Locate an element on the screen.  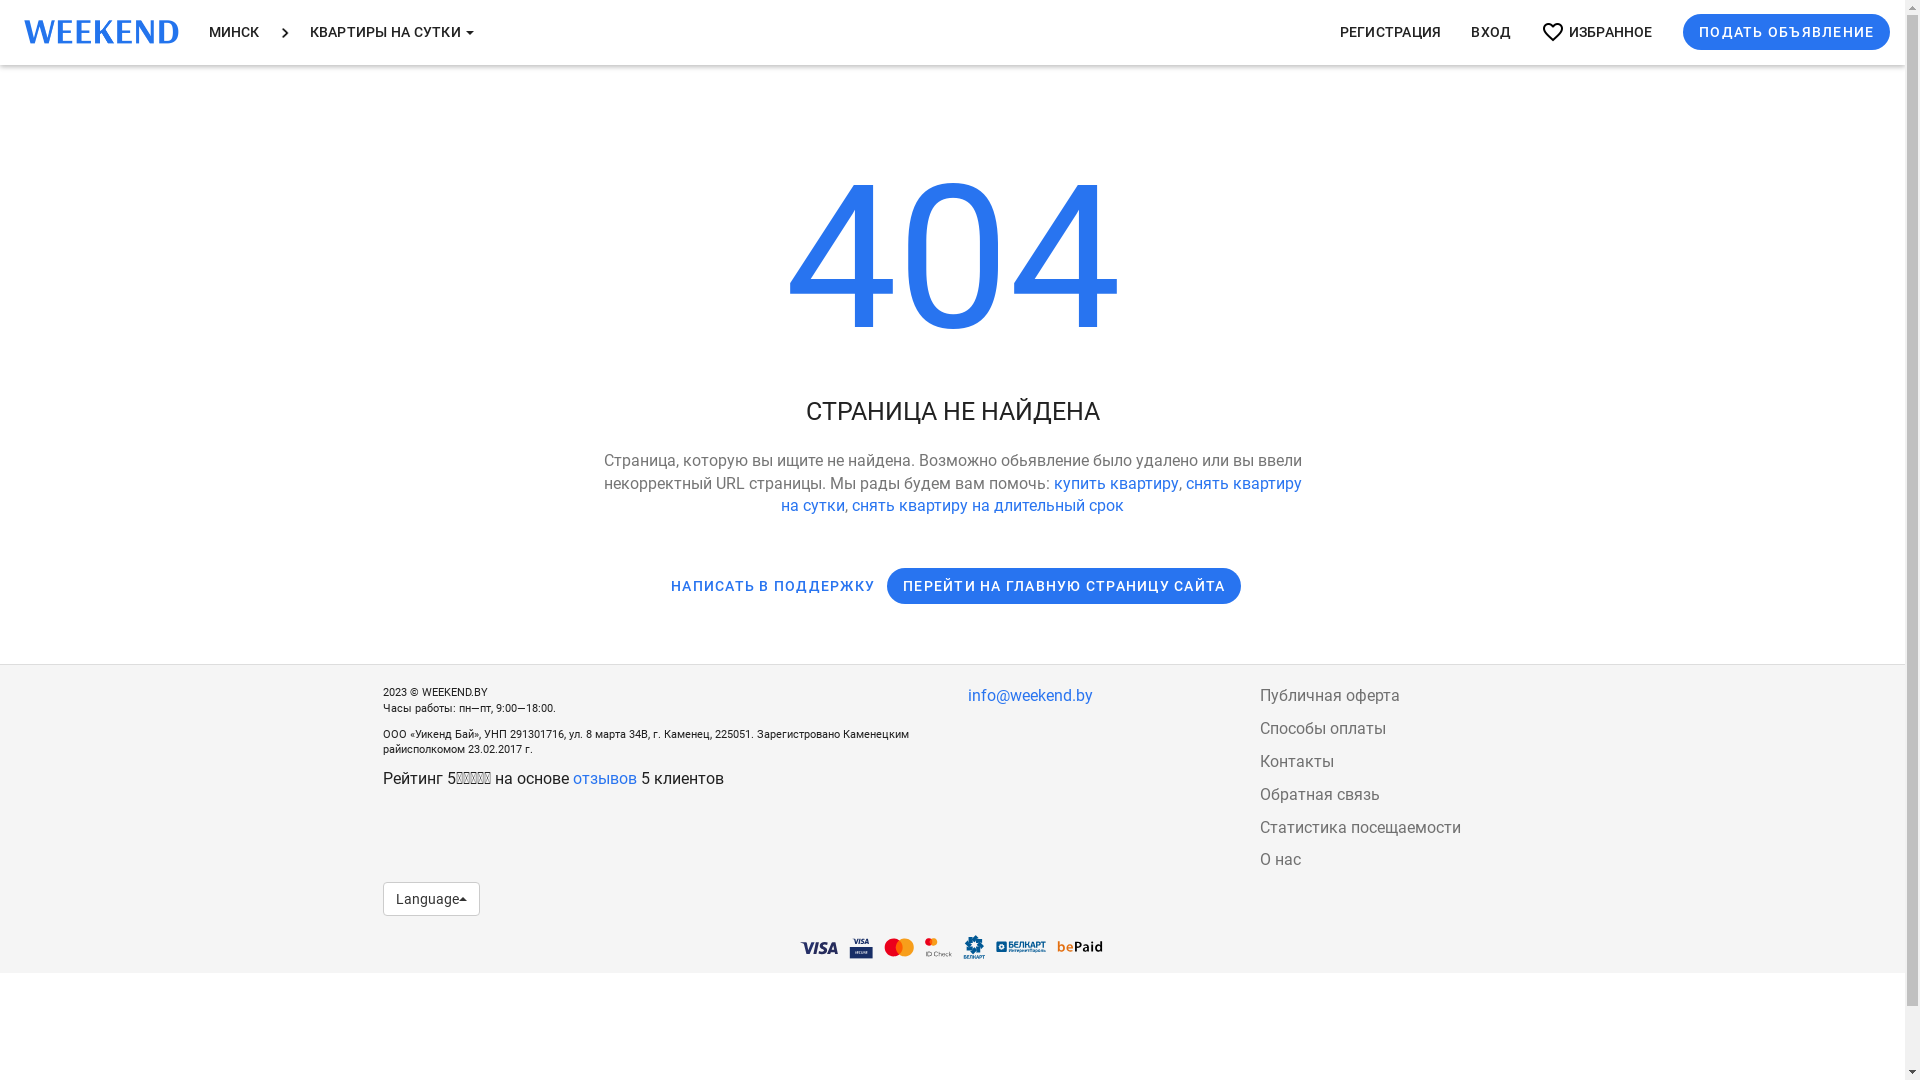
'info@weekend.by' is located at coordinates (1030, 694).